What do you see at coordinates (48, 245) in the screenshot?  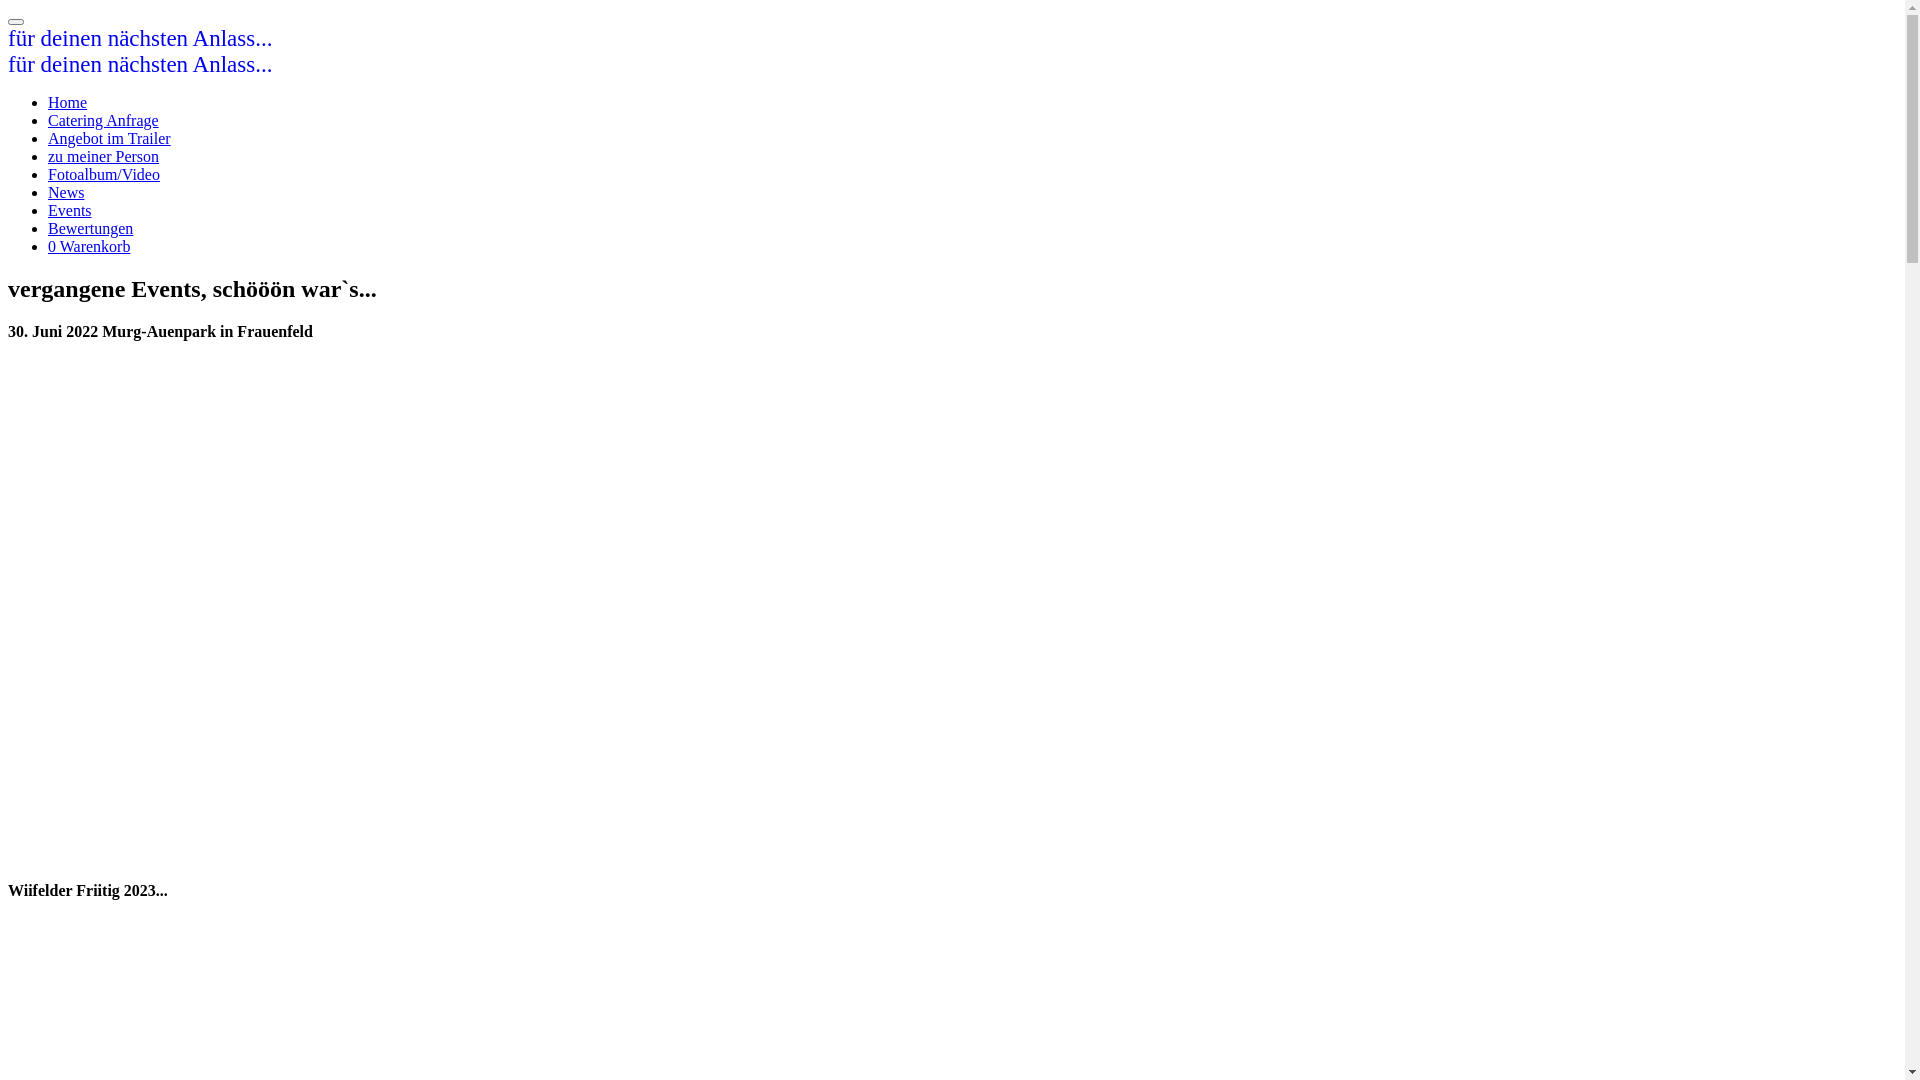 I see `'0 Warenkorb'` at bounding box center [48, 245].